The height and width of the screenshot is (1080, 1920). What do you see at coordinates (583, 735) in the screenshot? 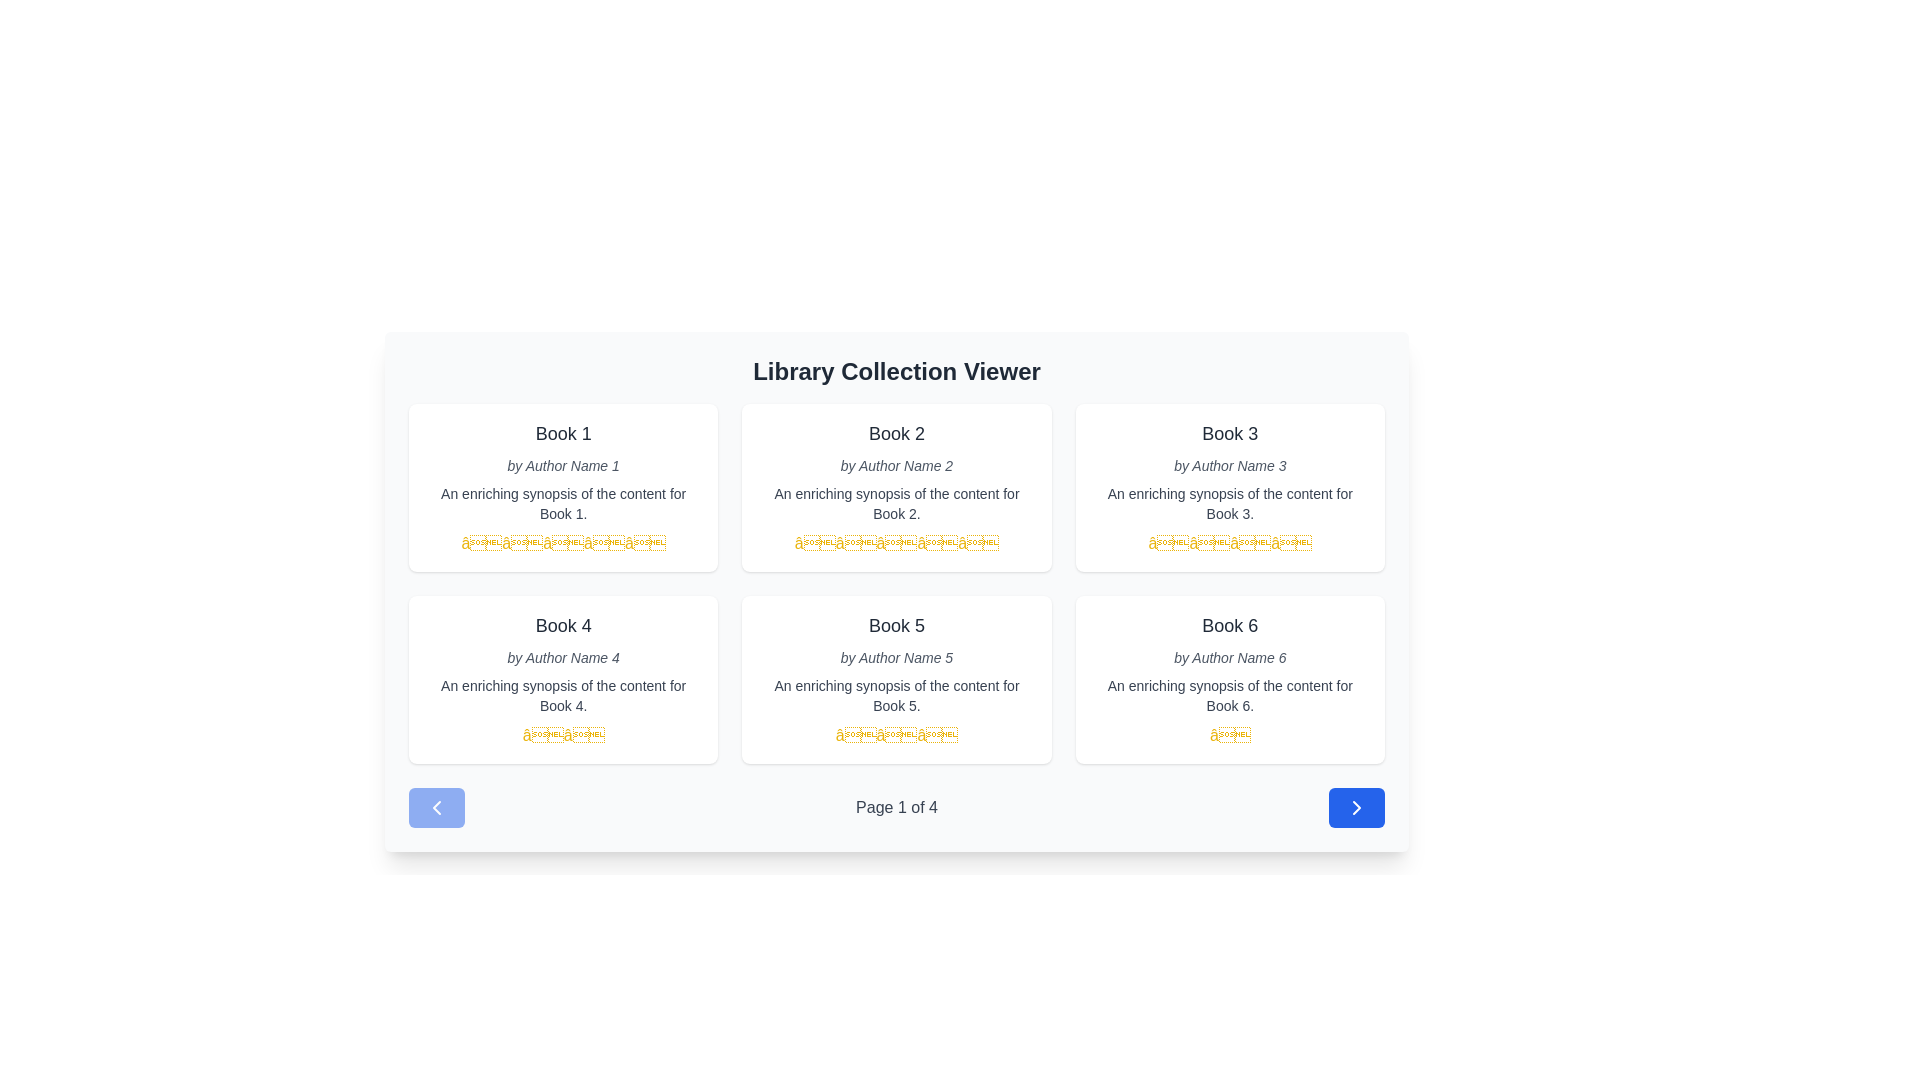
I see `the second yellow star icon representing the rating mechanism for 'Book 4'` at bounding box center [583, 735].